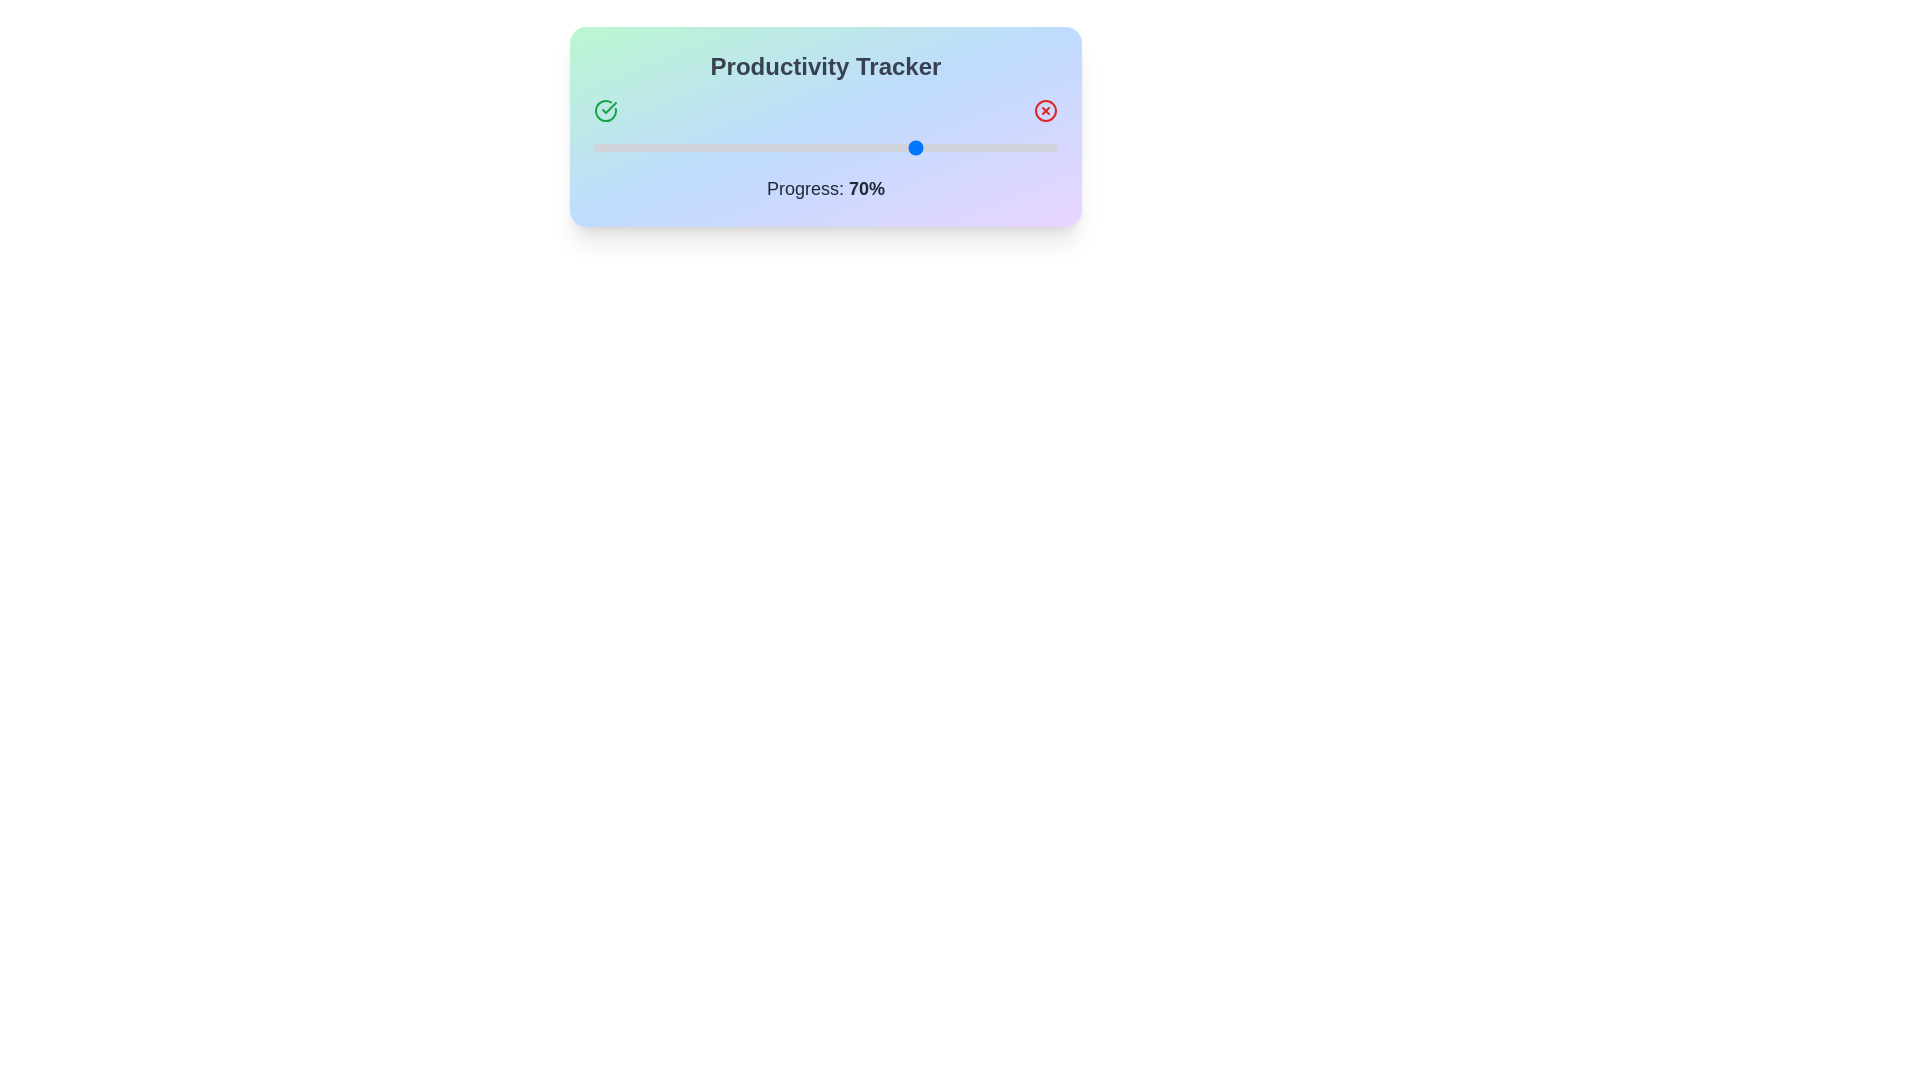  Describe the element at coordinates (1045, 111) in the screenshot. I see `the delete button located at the top-right corner of the 'Productivity Tracker' card` at that location.